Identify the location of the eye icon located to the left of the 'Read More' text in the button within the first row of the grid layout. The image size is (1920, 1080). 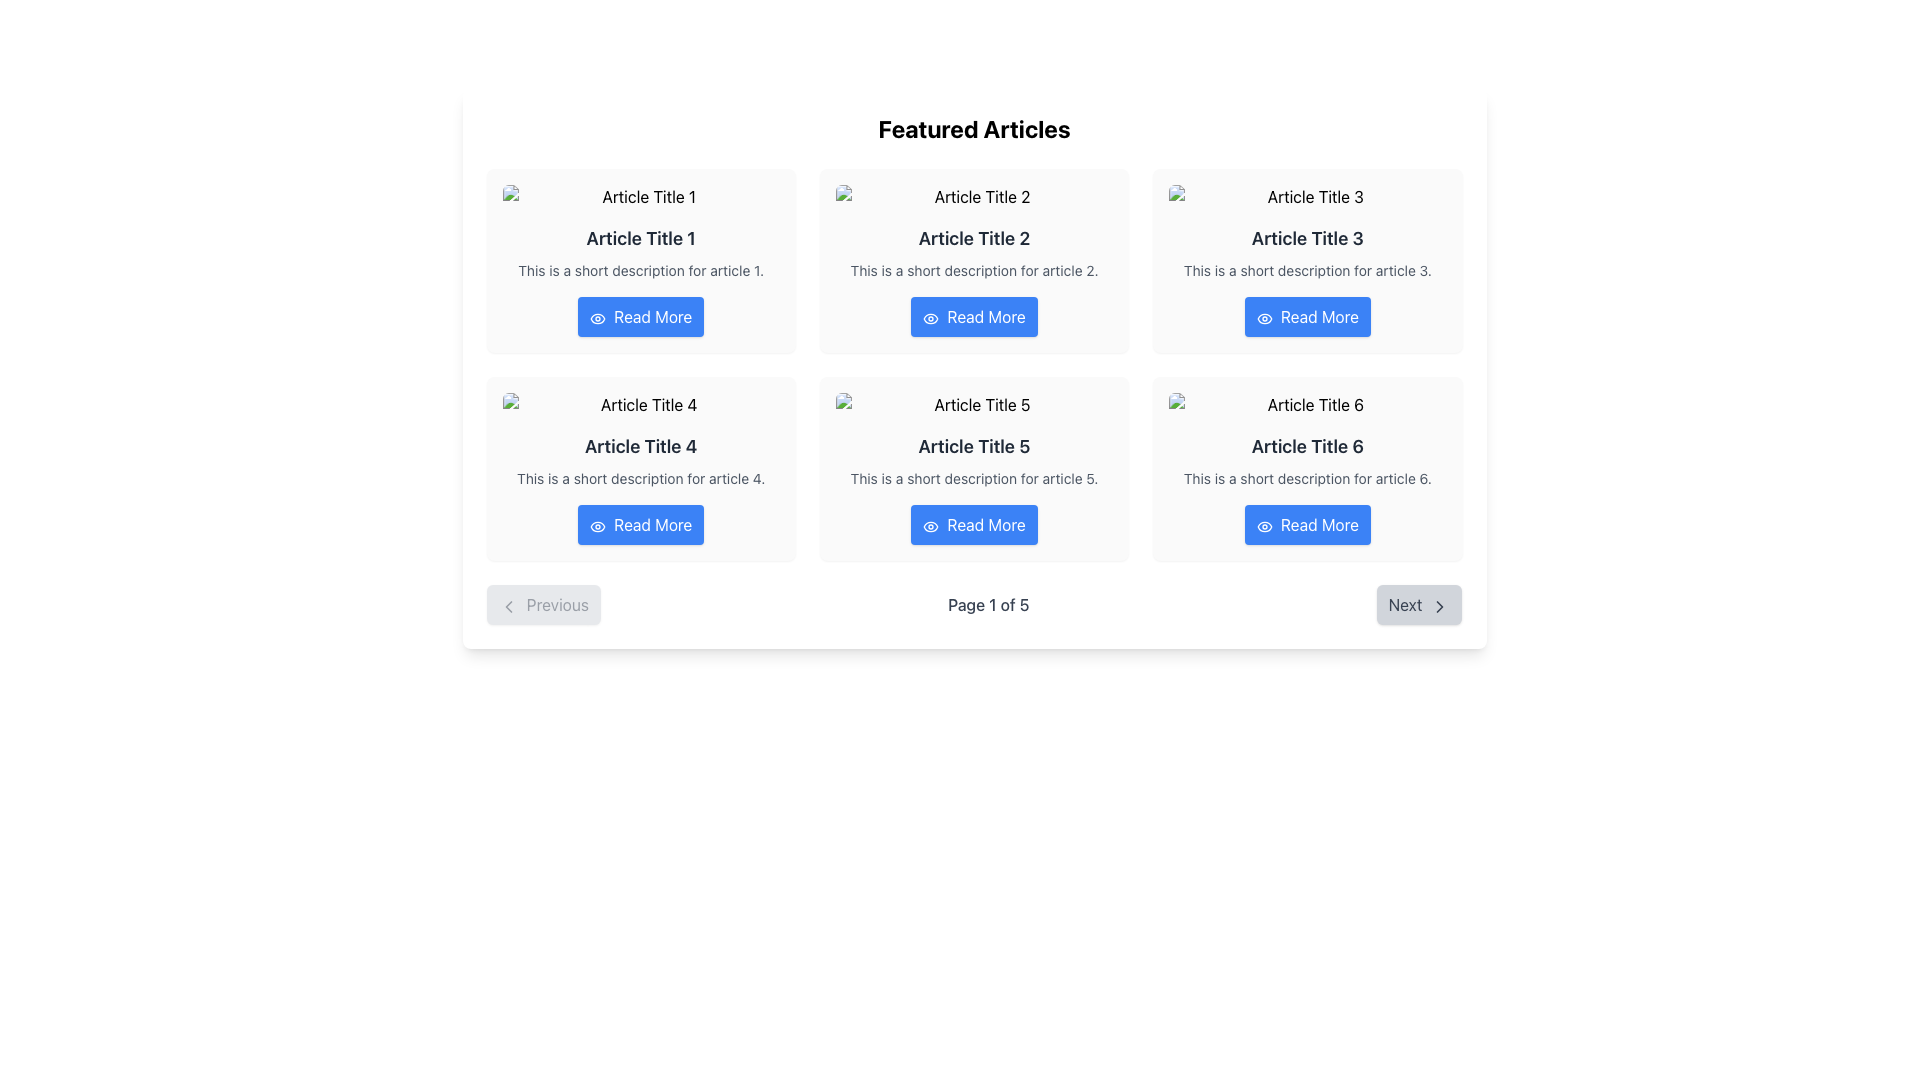
(930, 316).